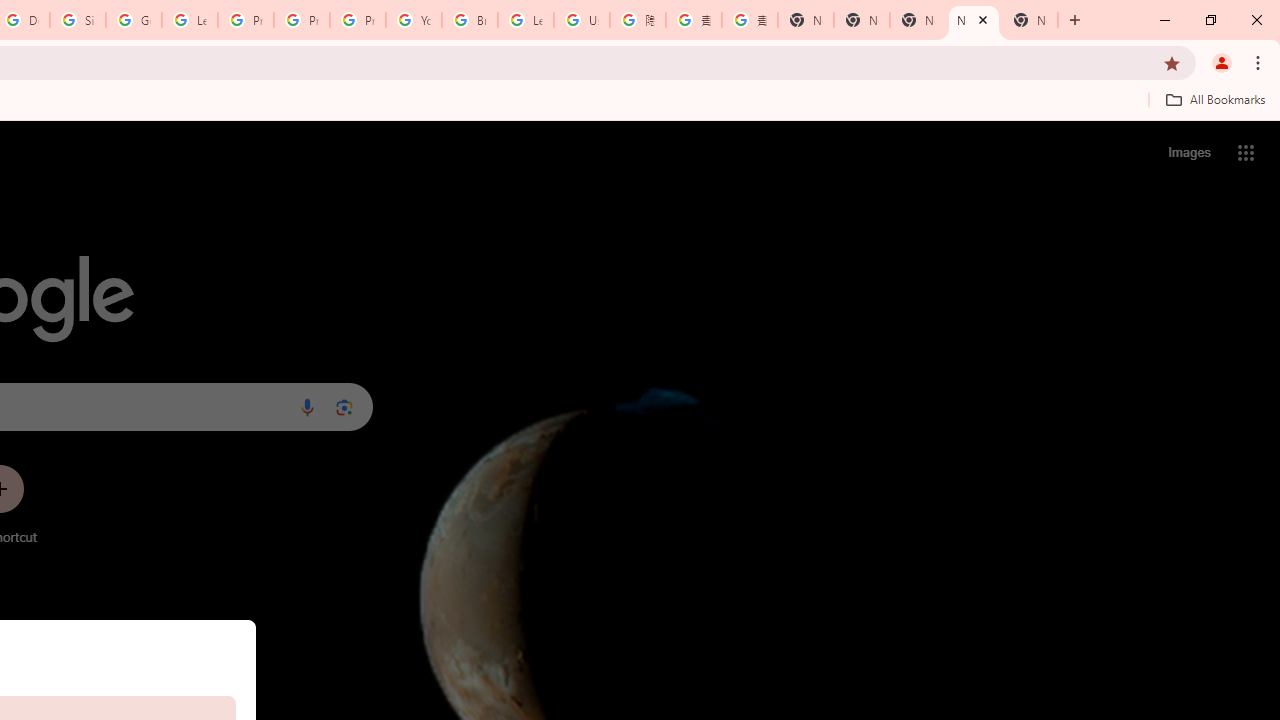 The image size is (1280, 720). Describe the element at coordinates (1214, 99) in the screenshot. I see `'All Bookmarks'` at that location.